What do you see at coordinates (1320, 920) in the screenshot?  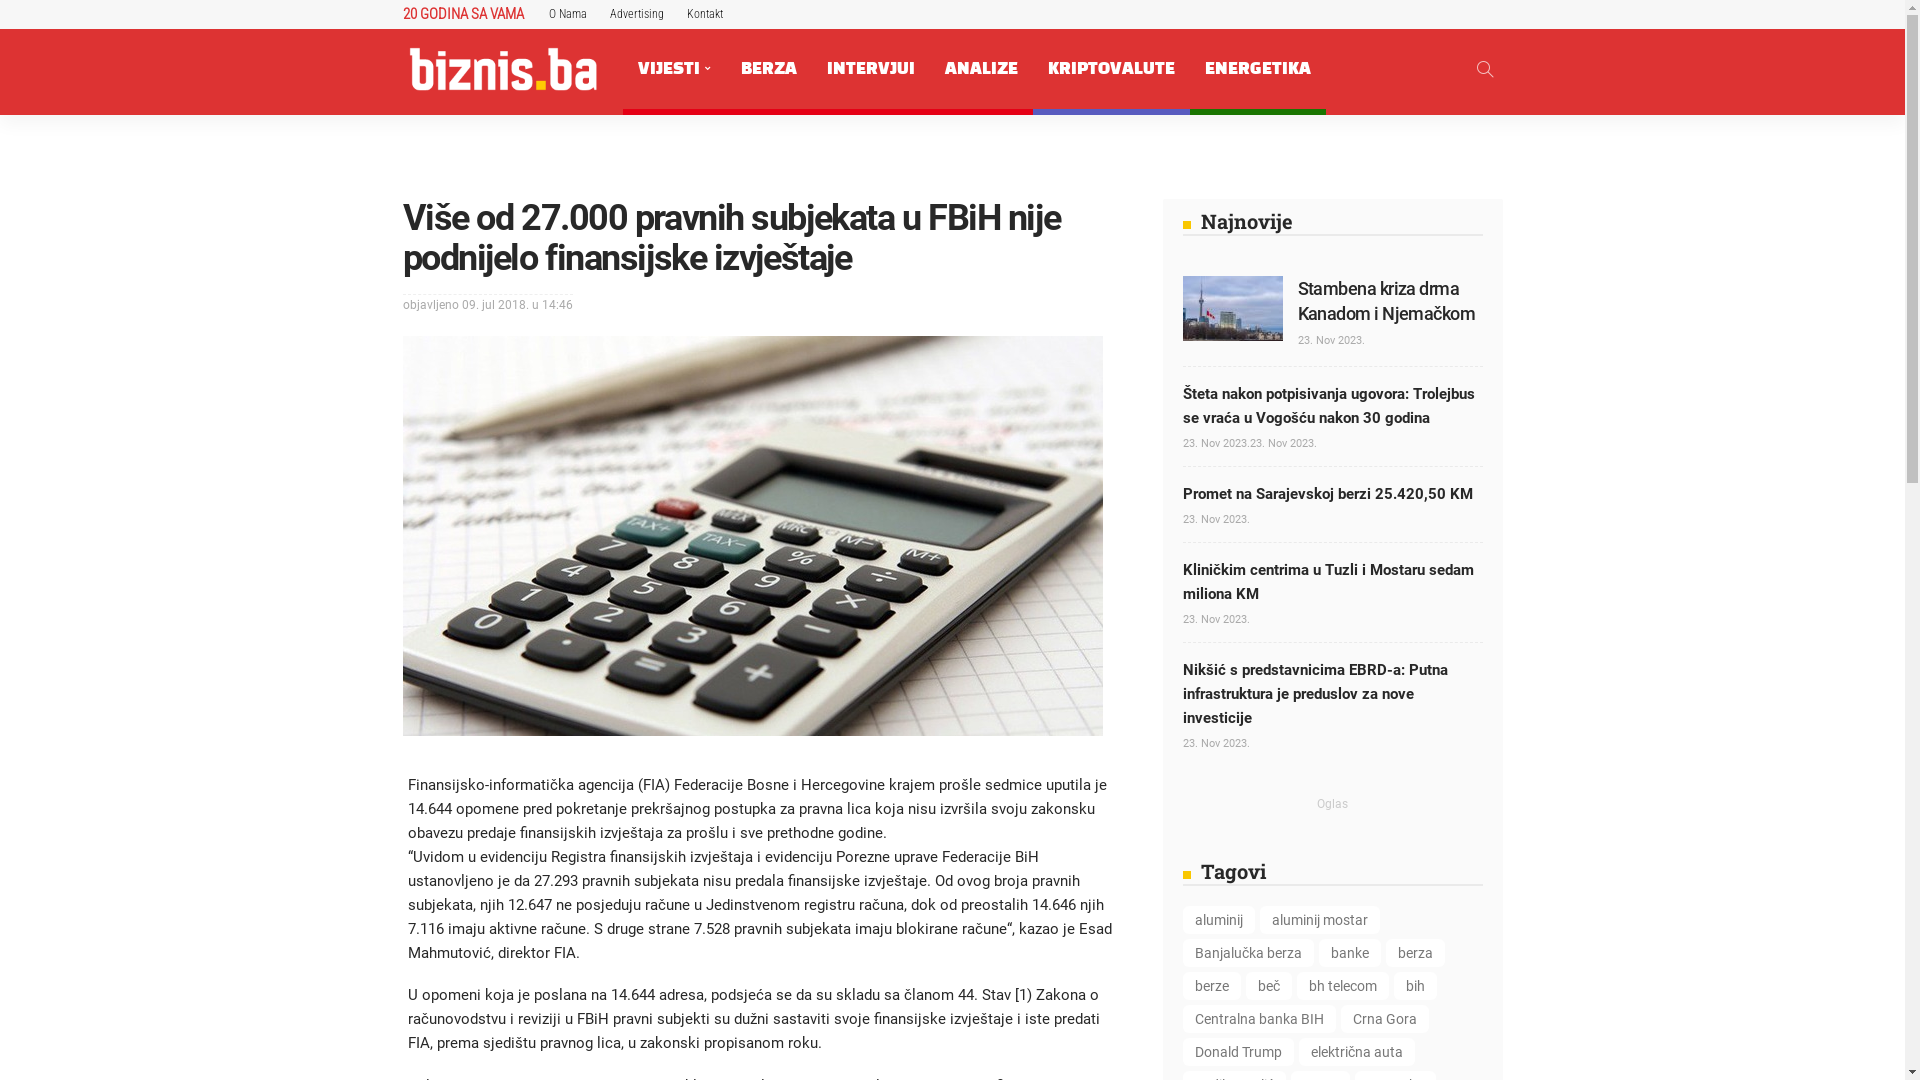 I see `'aluminij mostar'` at bounding box center [1320, 920].